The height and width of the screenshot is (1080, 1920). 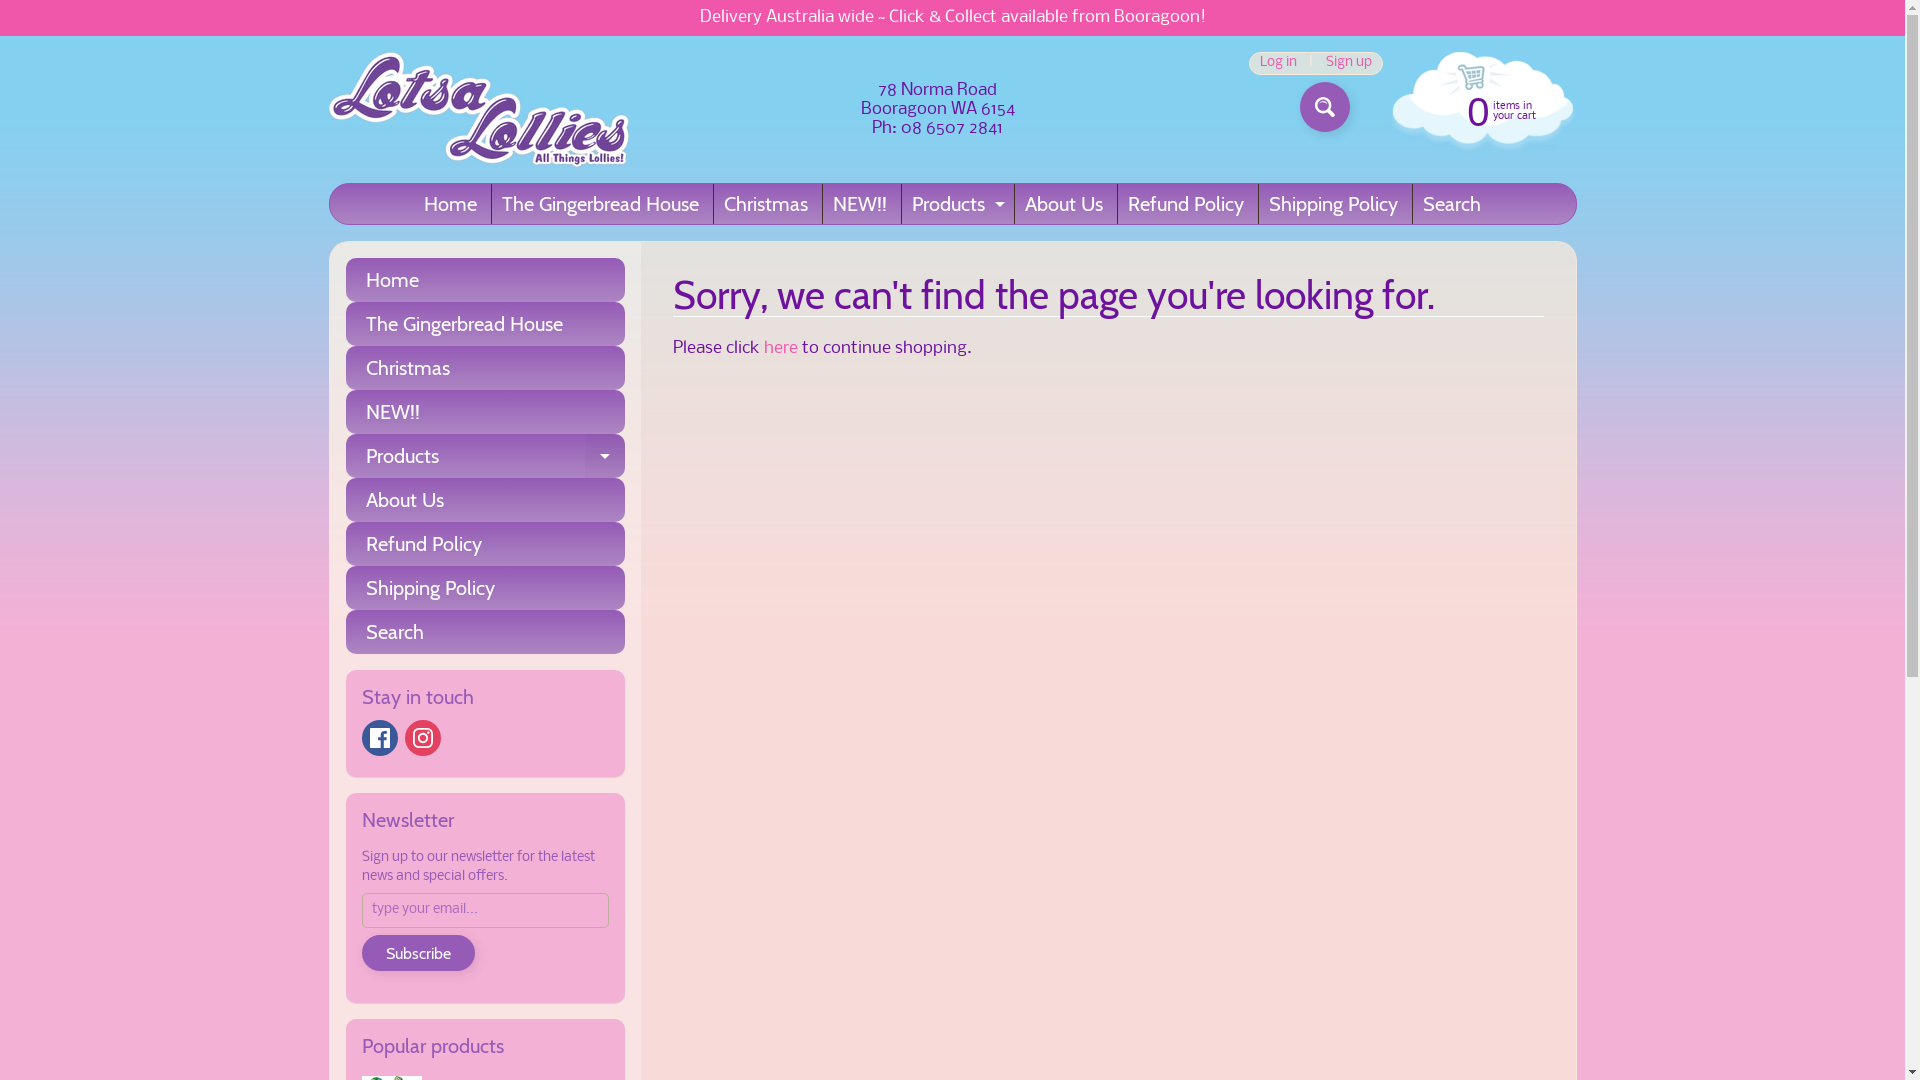 What do you see at coordinates (477, 109) in the screenshot?
I see `'lotsalollies'` at bounding box center [477, 109].